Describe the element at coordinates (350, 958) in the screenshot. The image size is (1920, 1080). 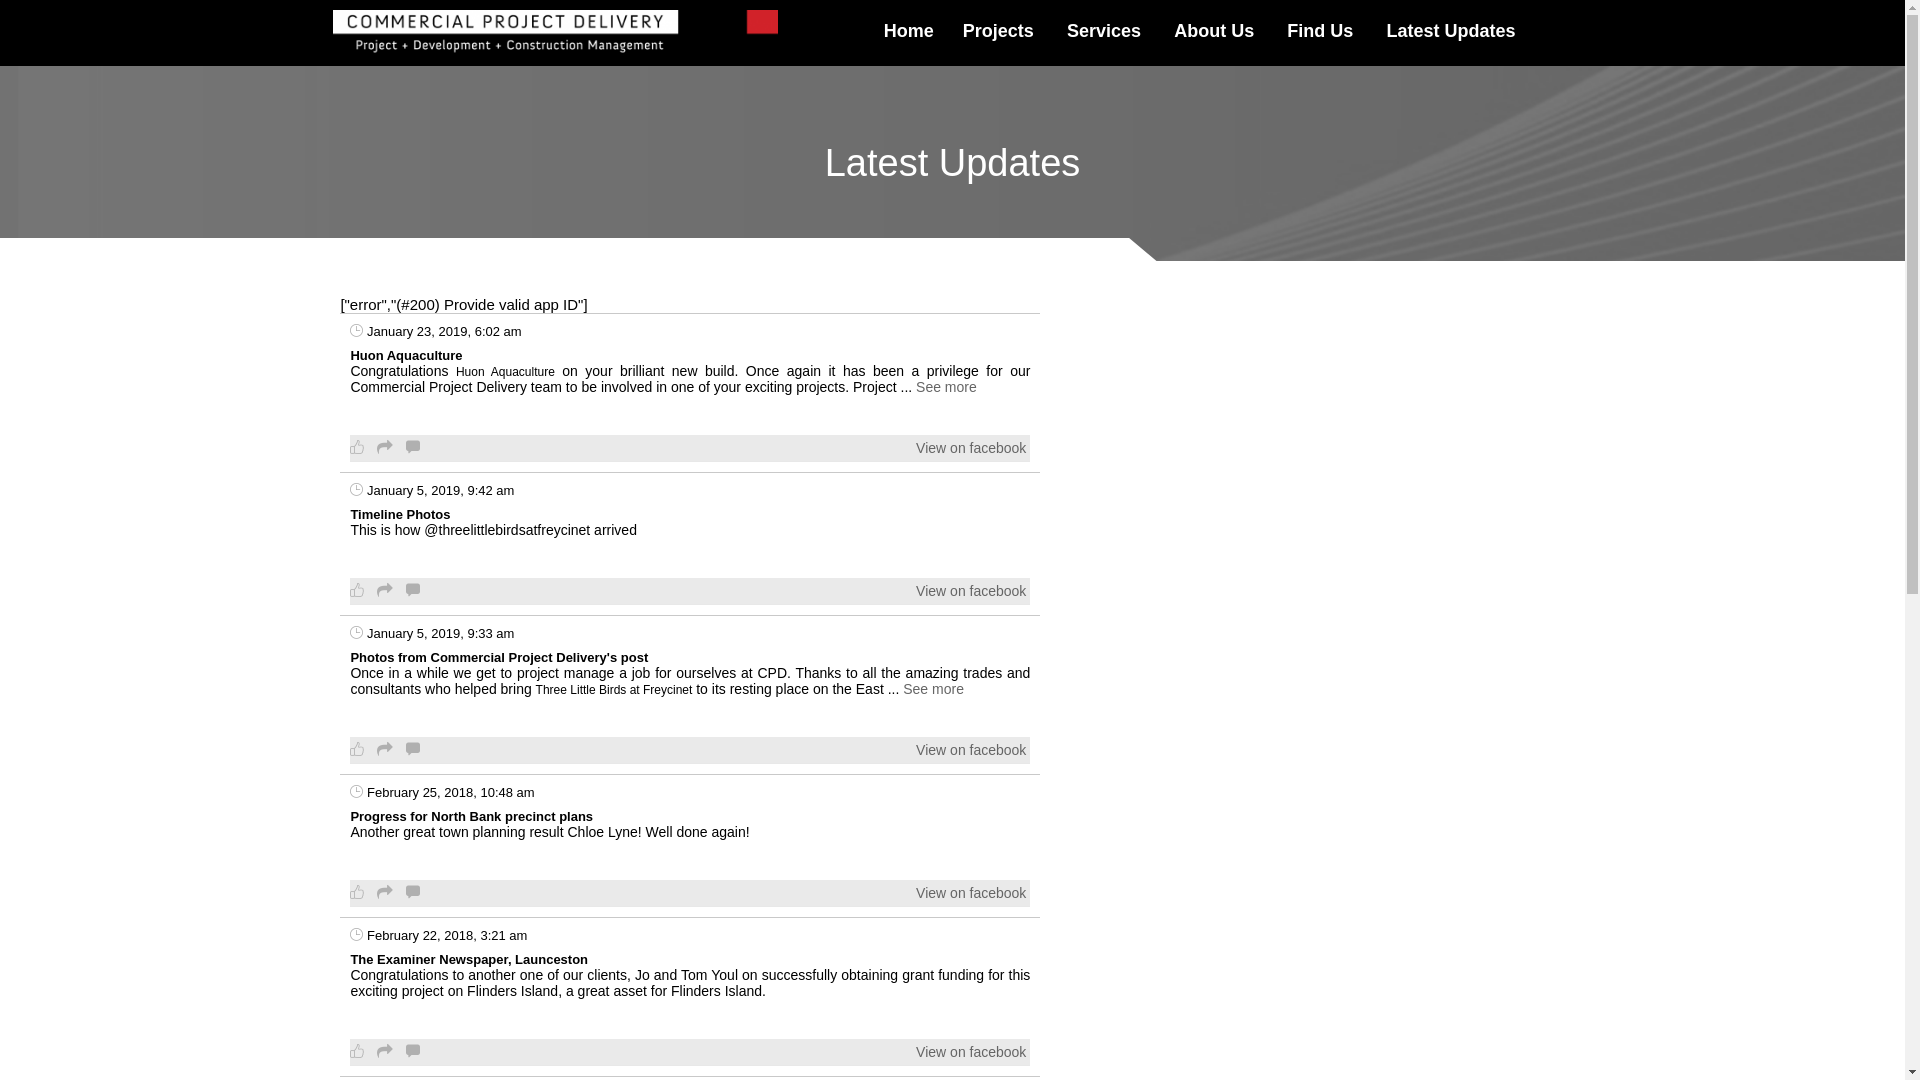
I see `'The Examiner Newspaper, Launceston'` at that location.